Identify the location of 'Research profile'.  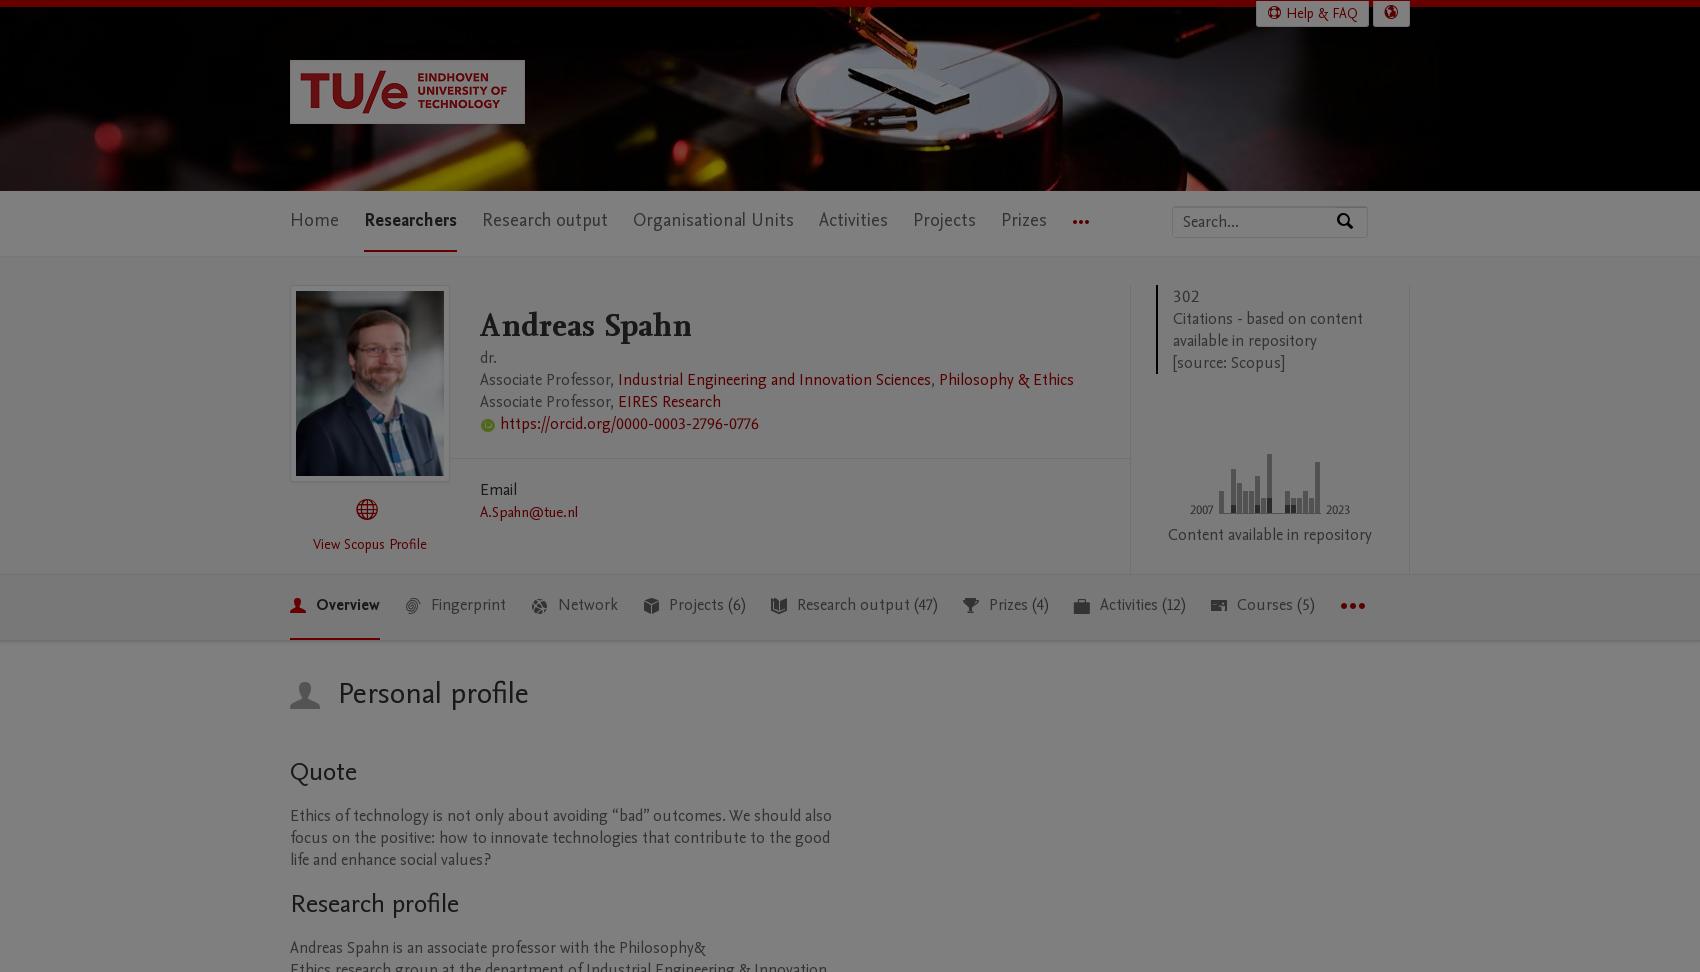
(373, 902).